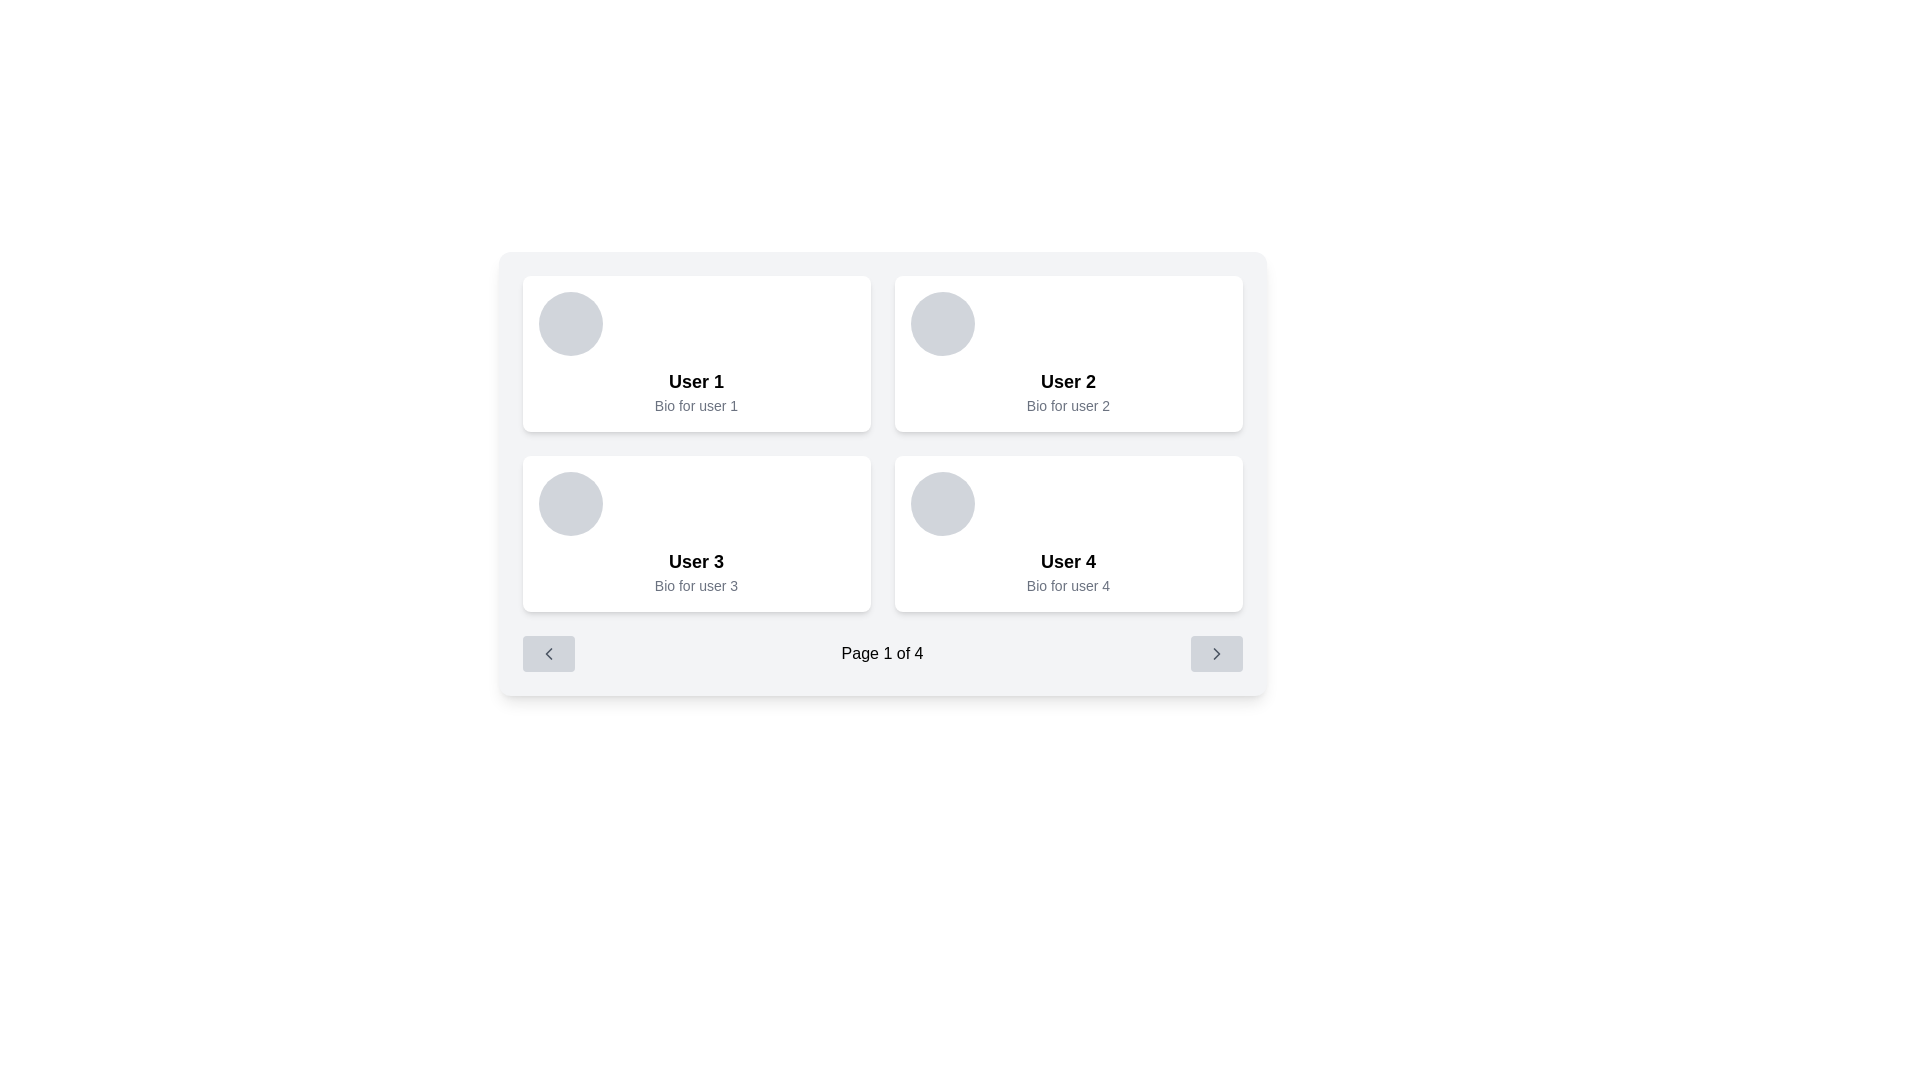  What do you see at coordinates (1067, 381) in the screenshot?
I see `bold text label 'User 2' that is located within a card-like structure, positioned below a circular gray placeholder image` at bounding box center [1067, 381].